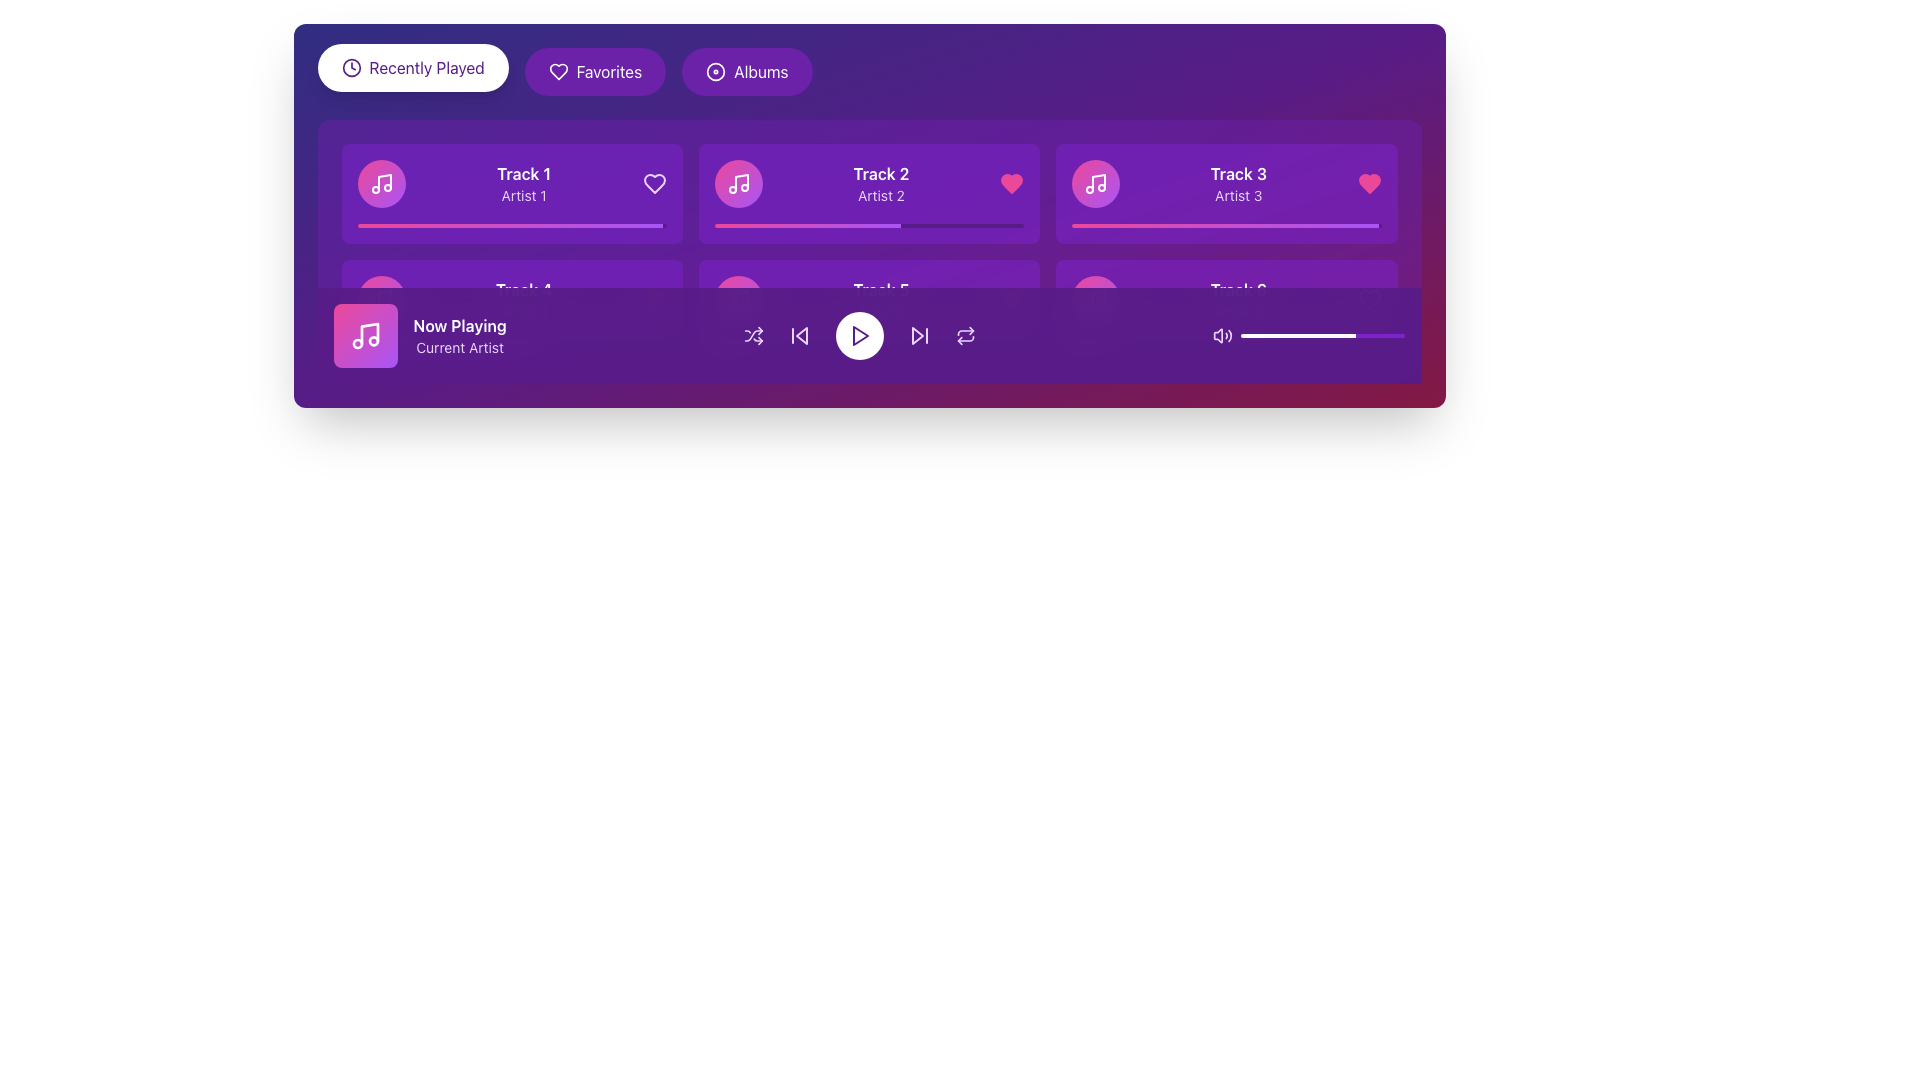 This screenshot has width=1920, height=1080. Describe the element at coordinates (365, 334) in the screenshot. I see `the musical note icon with a white outline on a pink and purple gradient background located in the bottom-left area of the interface within the Now Playing section` at that location.